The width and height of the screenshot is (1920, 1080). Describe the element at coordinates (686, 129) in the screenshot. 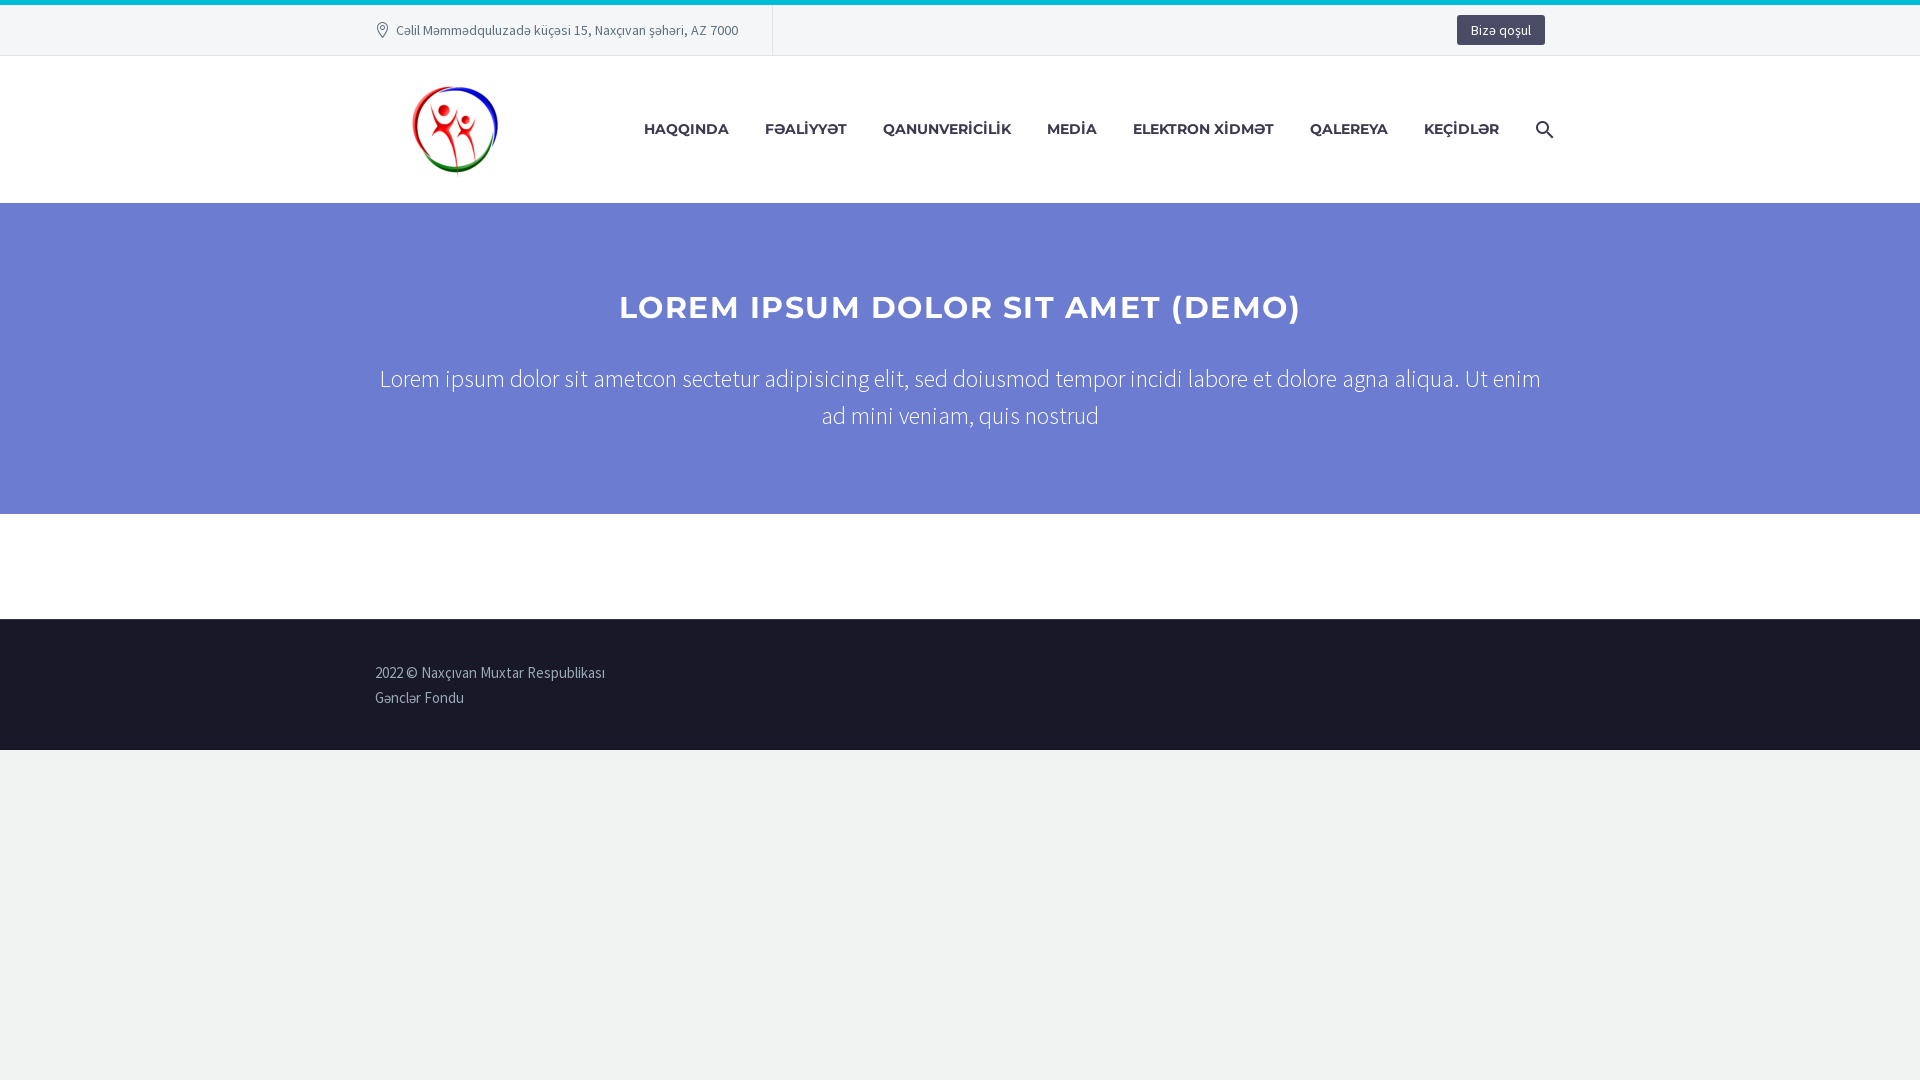

I see `'HAQQINDA'` at that location.